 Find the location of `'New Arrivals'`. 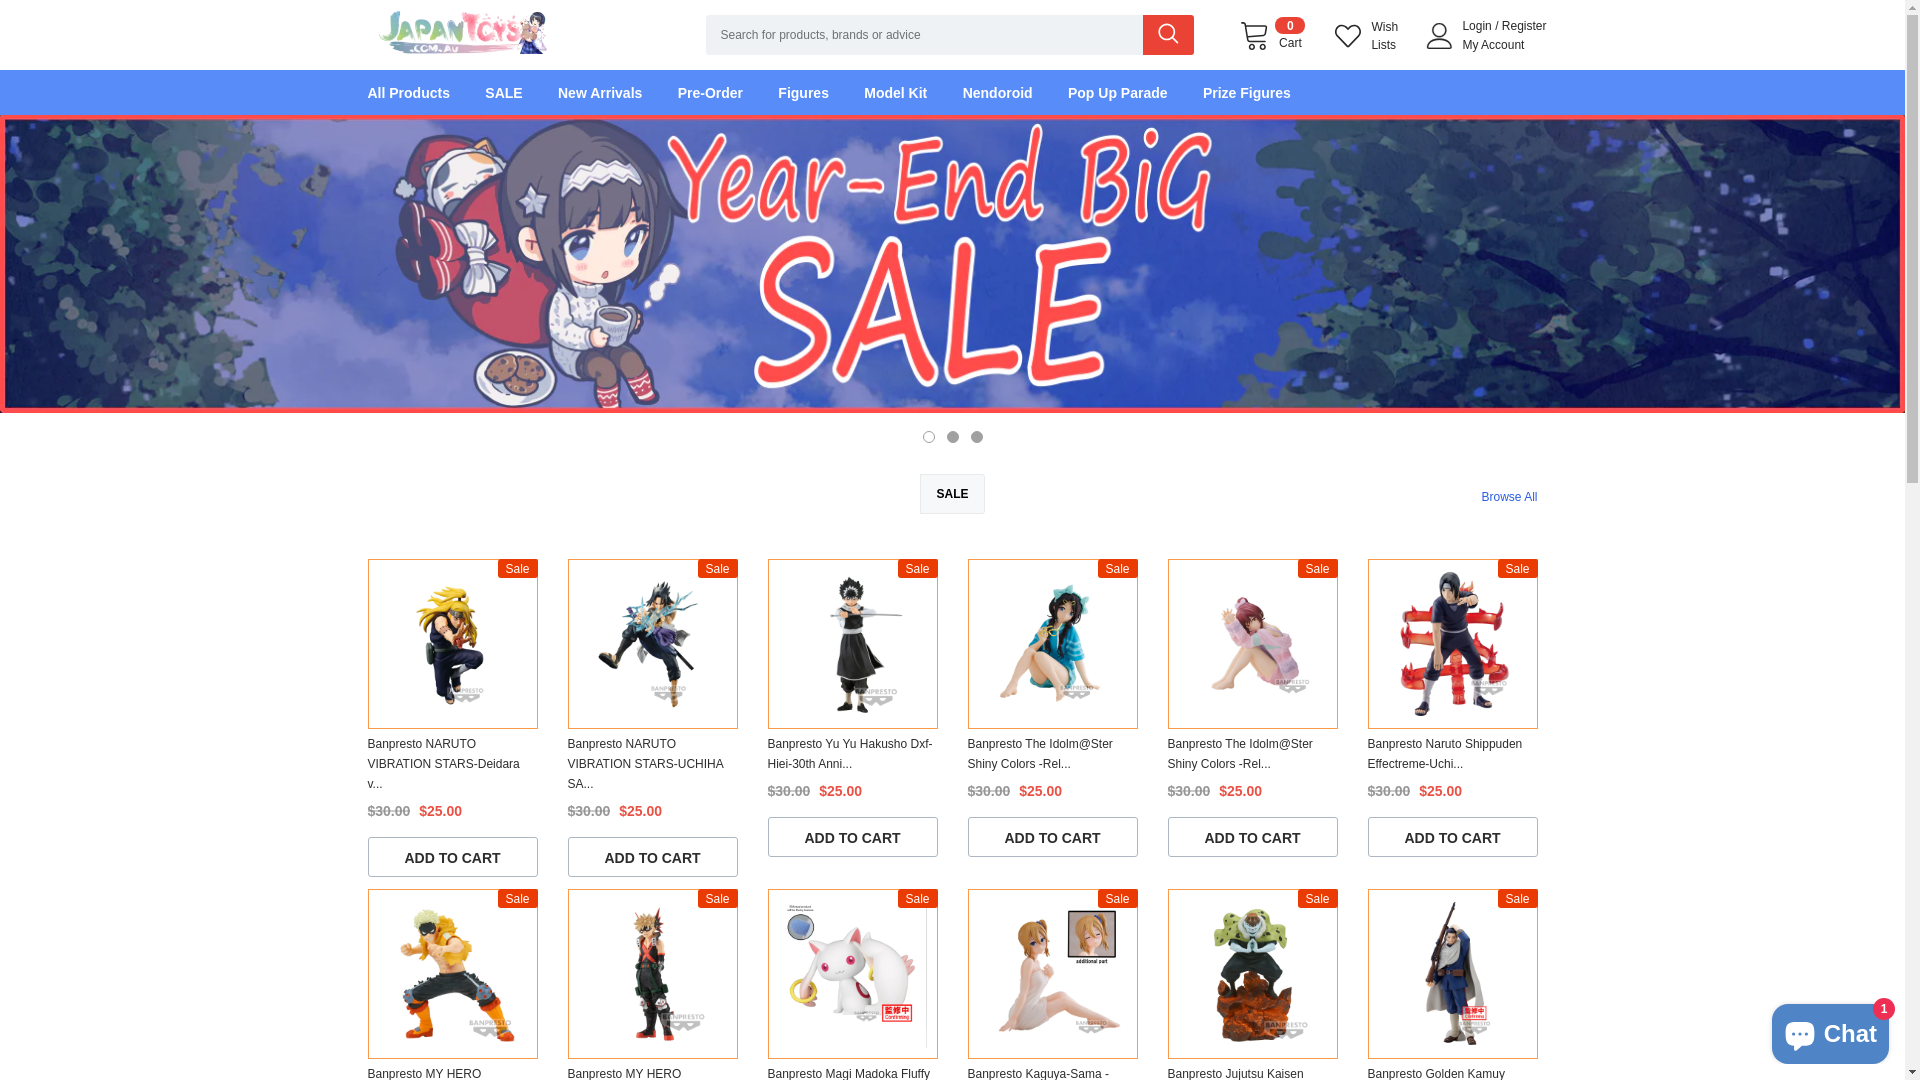

'New Arrivals' is located at coordinates (614, 92).